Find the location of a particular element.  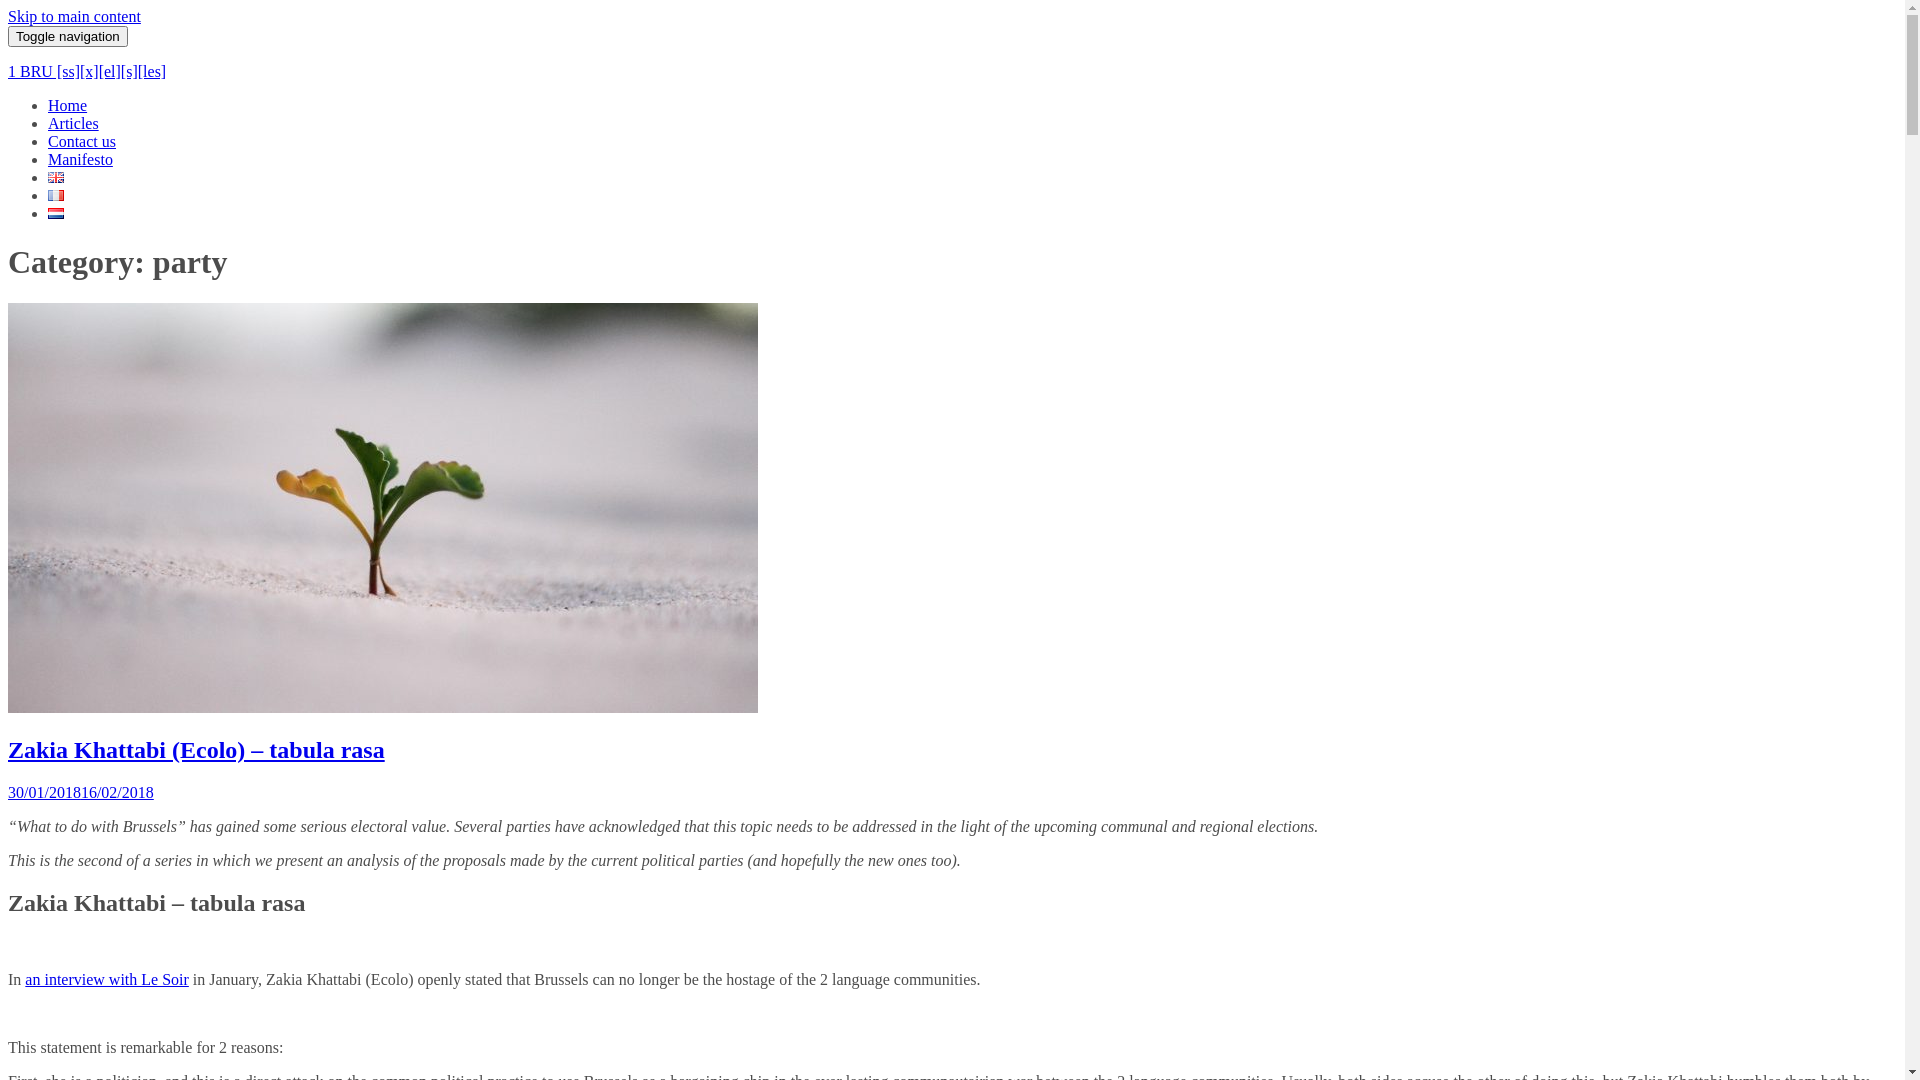

'Nederlands' is located at coordinates (56, 213).